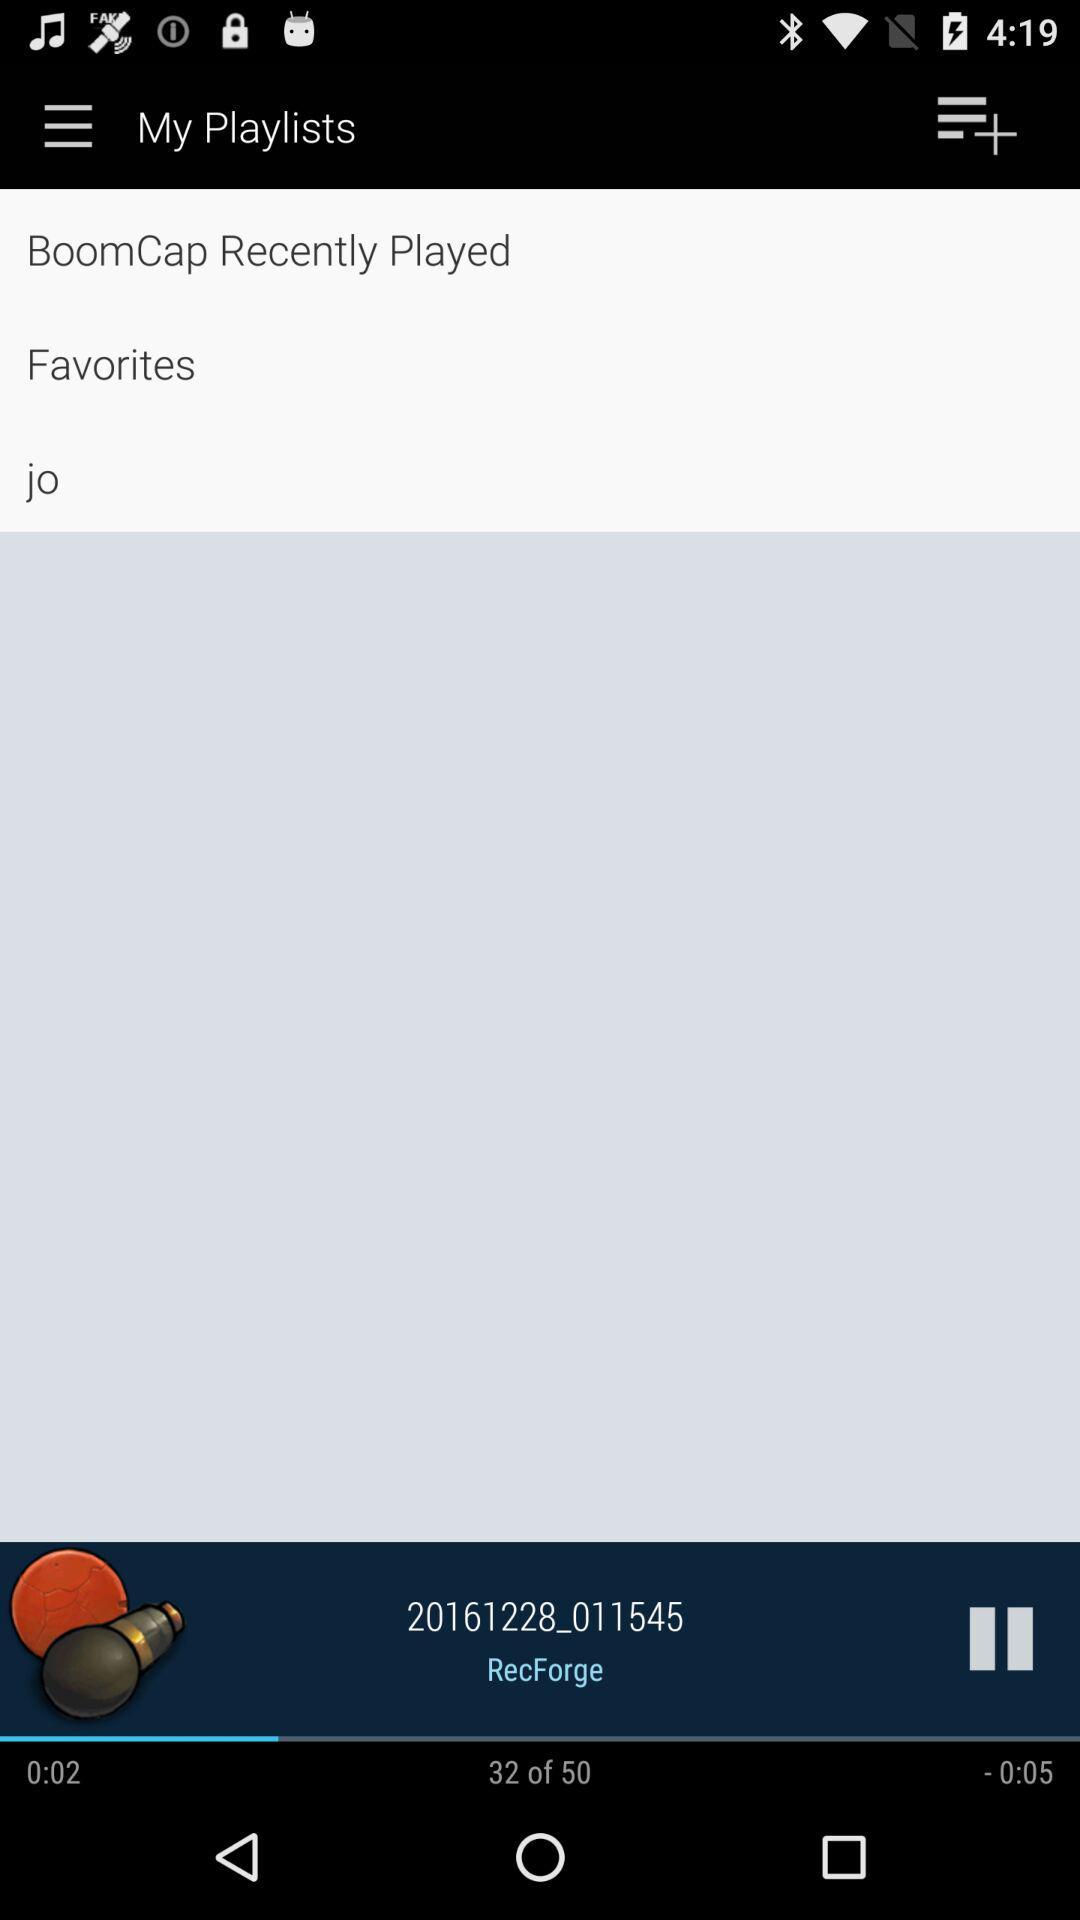  Describe the element at coordinates (67, 133) in the screenshot. I see `the menu icon` at that location.